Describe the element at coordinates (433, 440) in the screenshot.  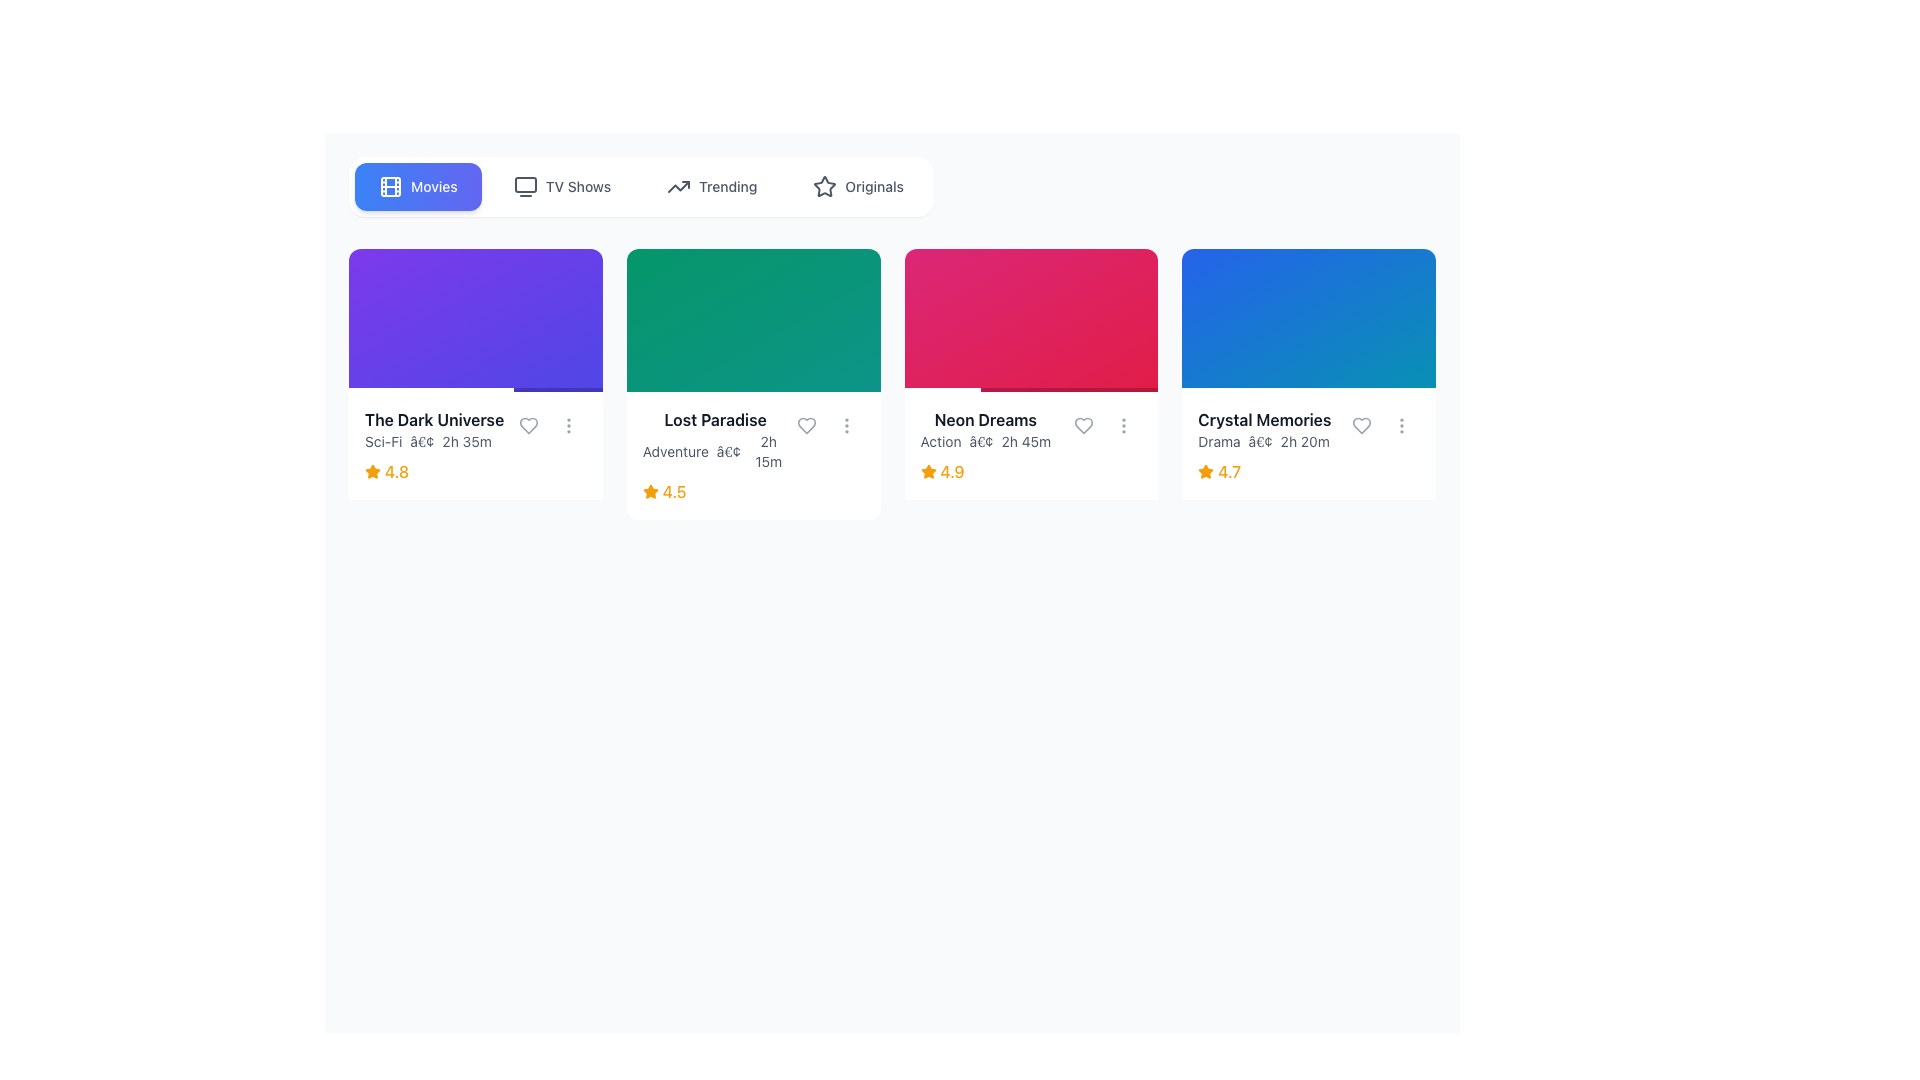
I see `the static textual information element stating 'Sci-Fi • 2h 35m', which is positioned directly below the title 'The Dark Universe' in the first movie card` at that location.